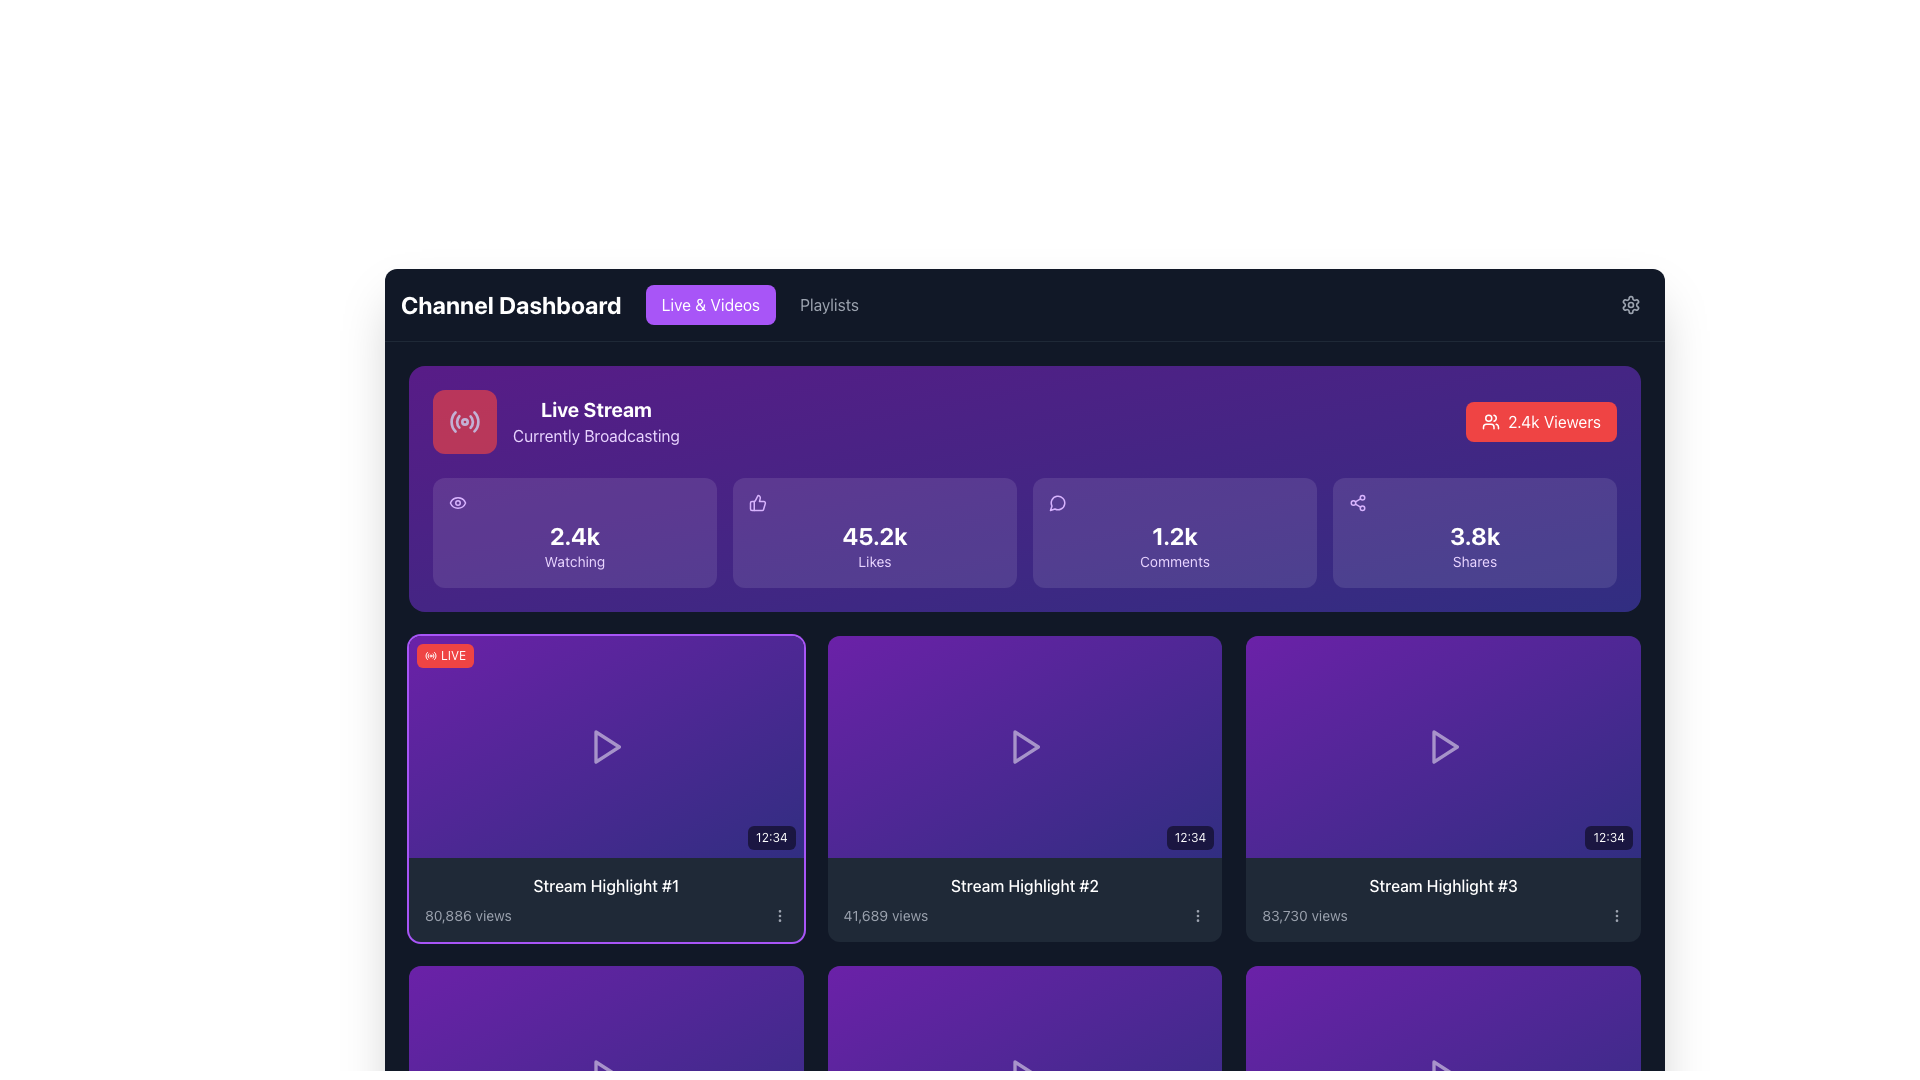 The height and width of the screenshot is (1080, 1920). Describe the element at coordinates (1056, 502) in the screenshot. I see `the speech bubble icon representing messages or comments located in the '1.2k Comments' panel on the dashboard interface` at that location.